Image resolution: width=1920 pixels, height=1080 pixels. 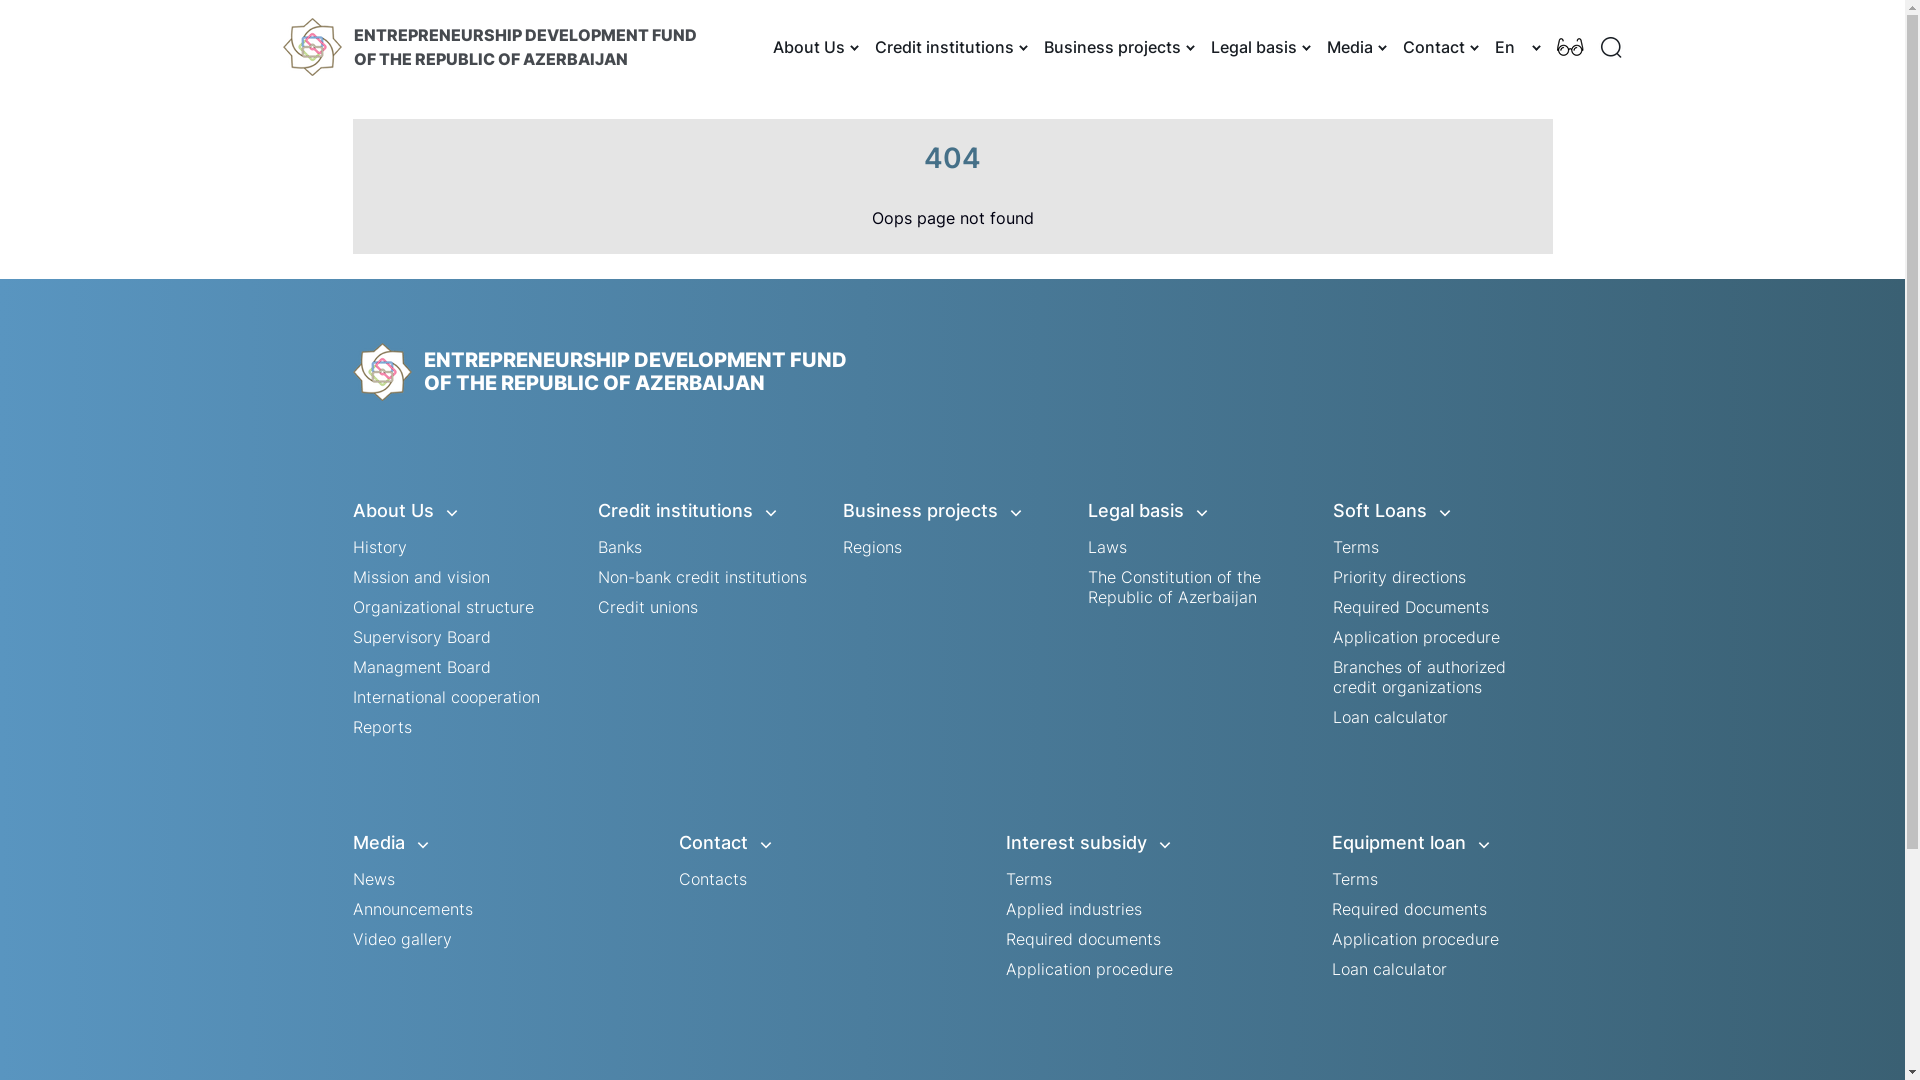 What do you see at coordinates (411, 909) in the screenshot?
I see `'Announcements'` at bounding box center [411, 909].